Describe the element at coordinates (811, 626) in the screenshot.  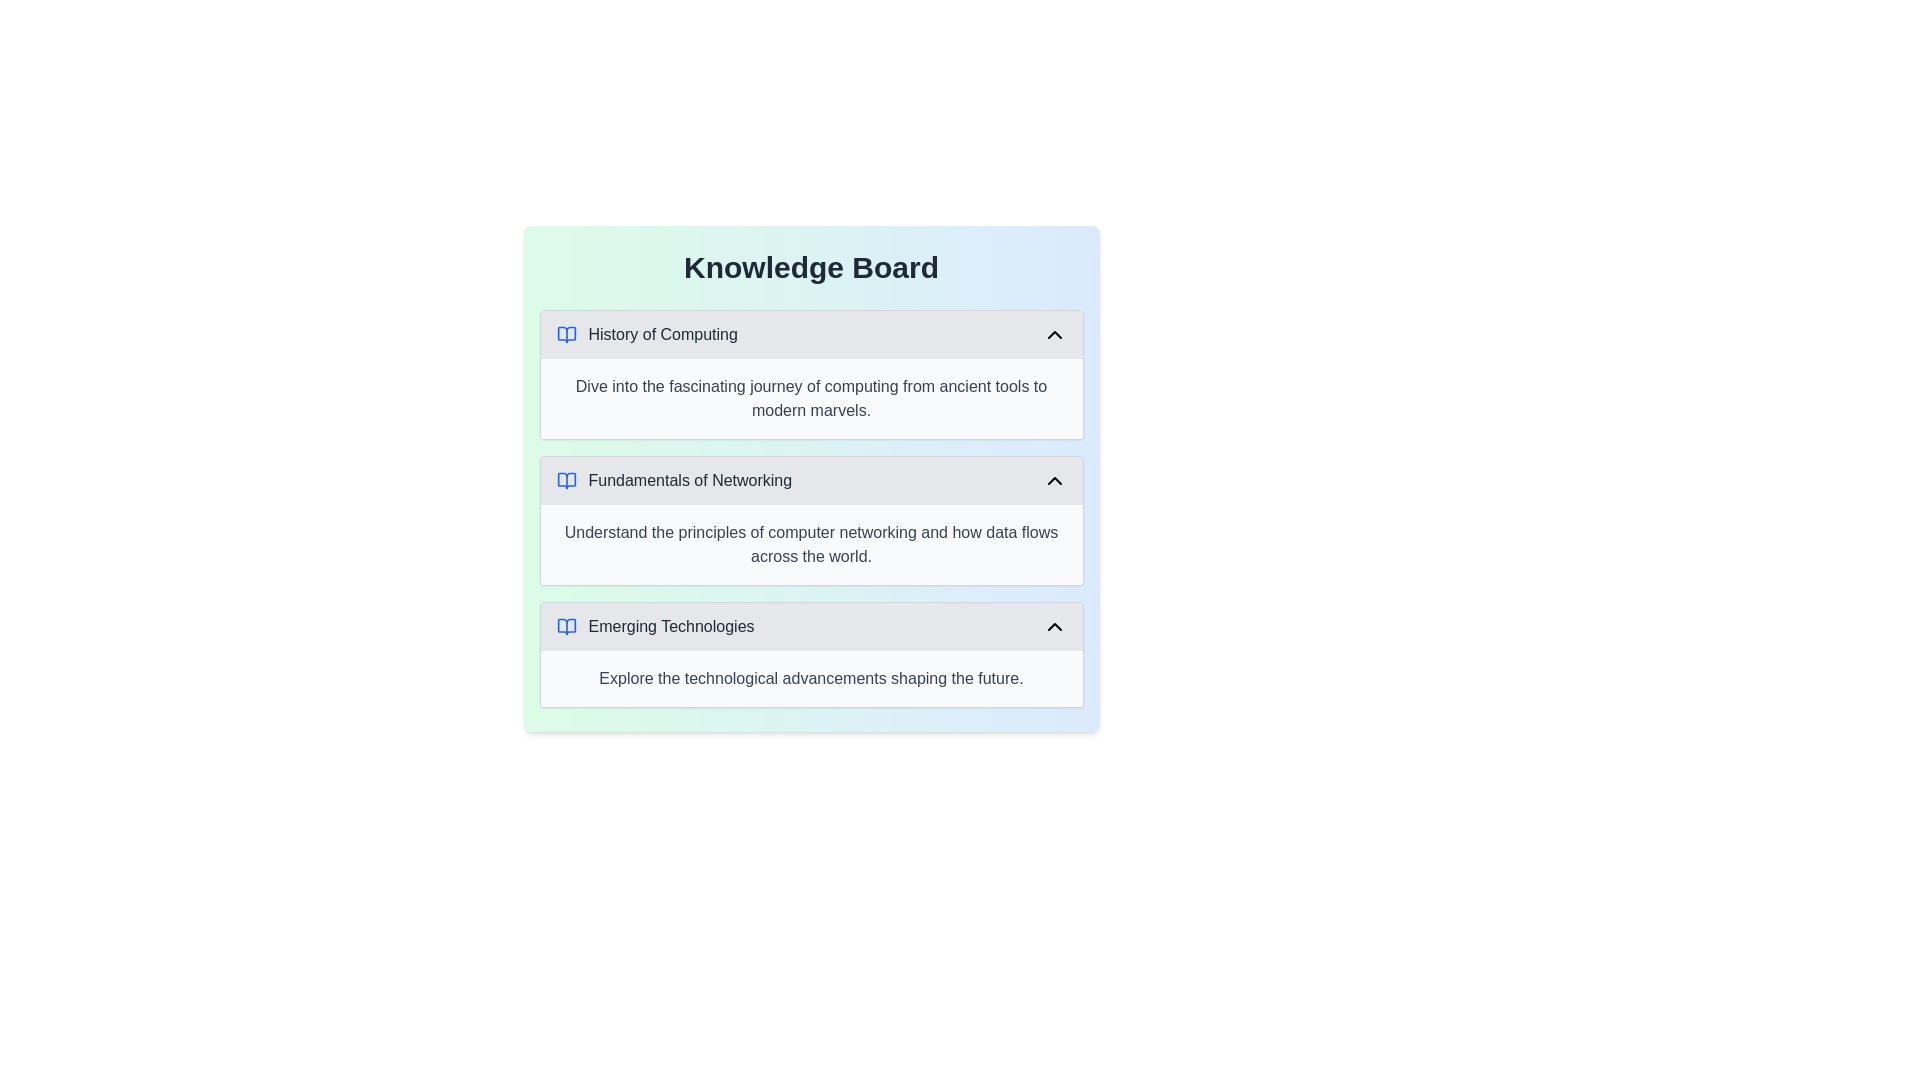
I see `the 'Emerging Technologies' button in the 'Knowledge Board' interface` at that location.